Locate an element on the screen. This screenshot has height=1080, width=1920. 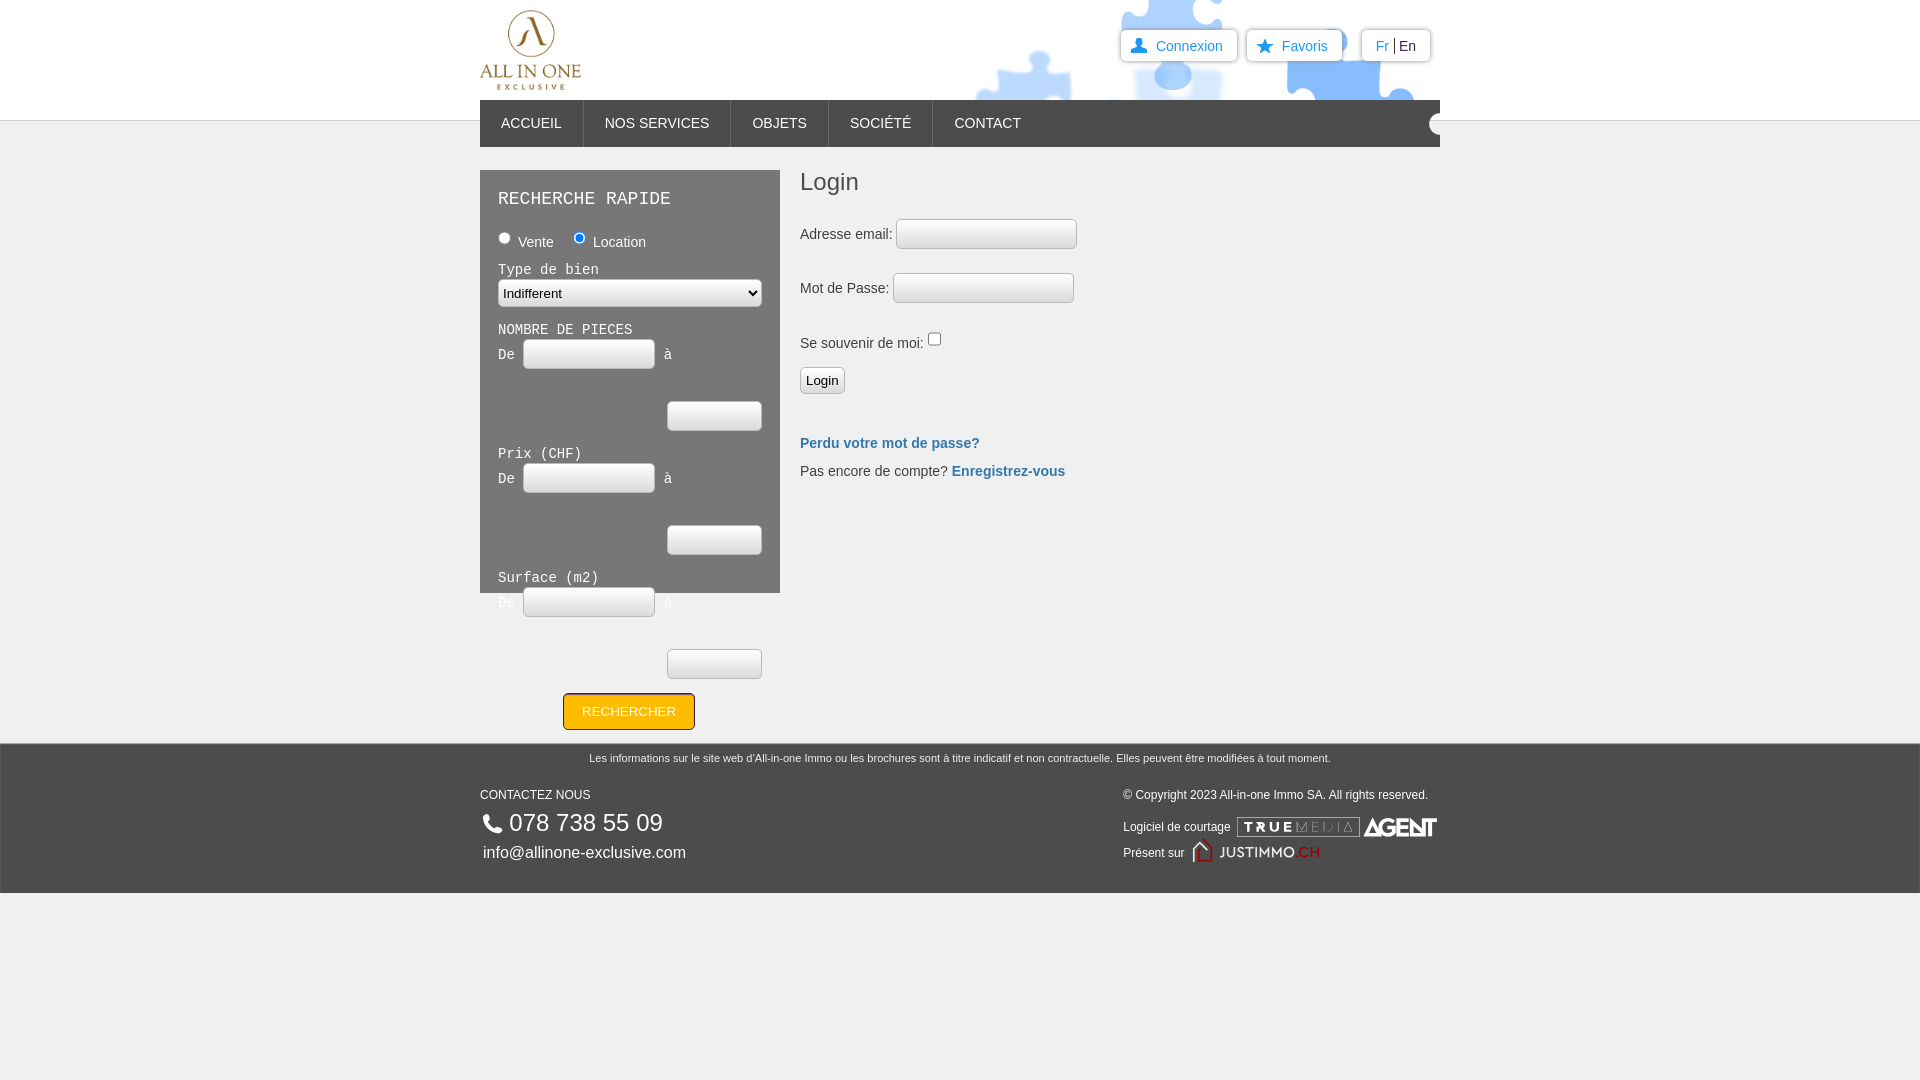
'Se souvenir de moi' is located at coordinates (933, 338).